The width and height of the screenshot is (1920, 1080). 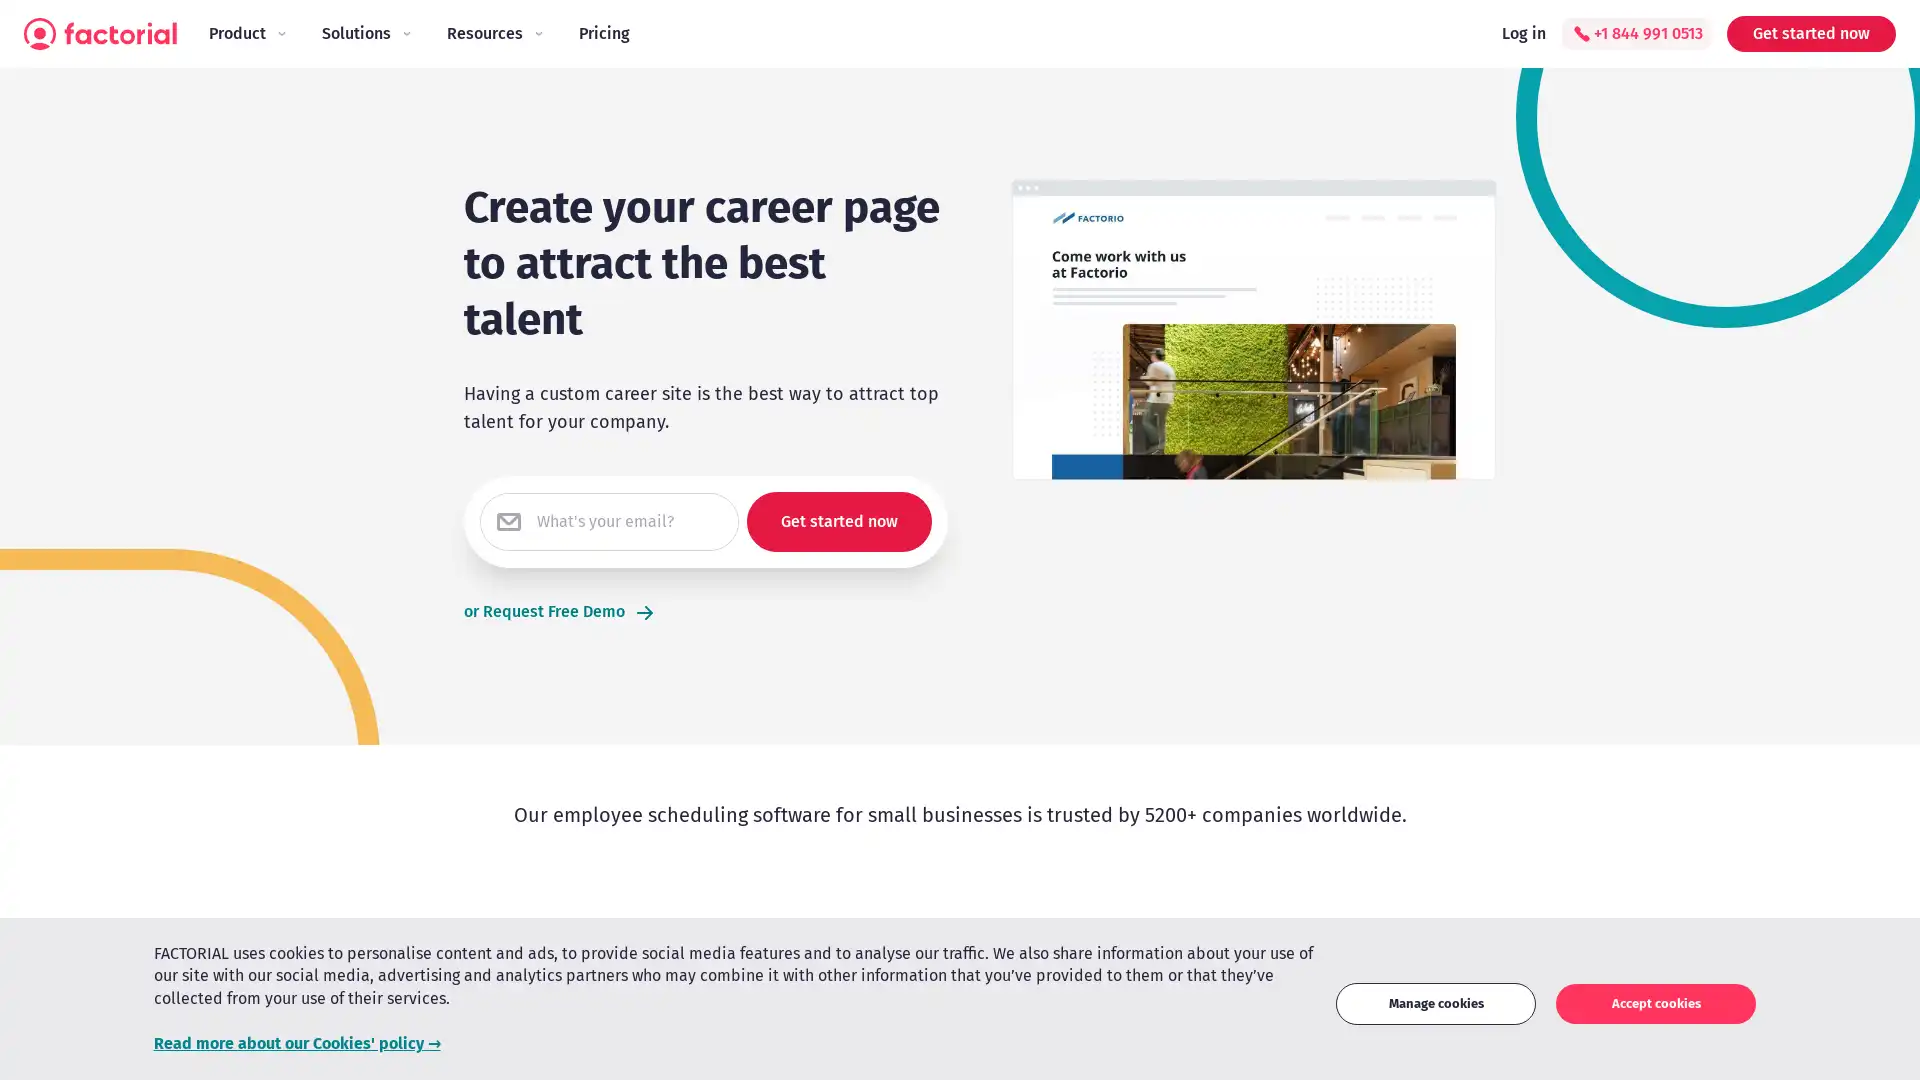 I want to click on Resources, so click(x=497, y=34).